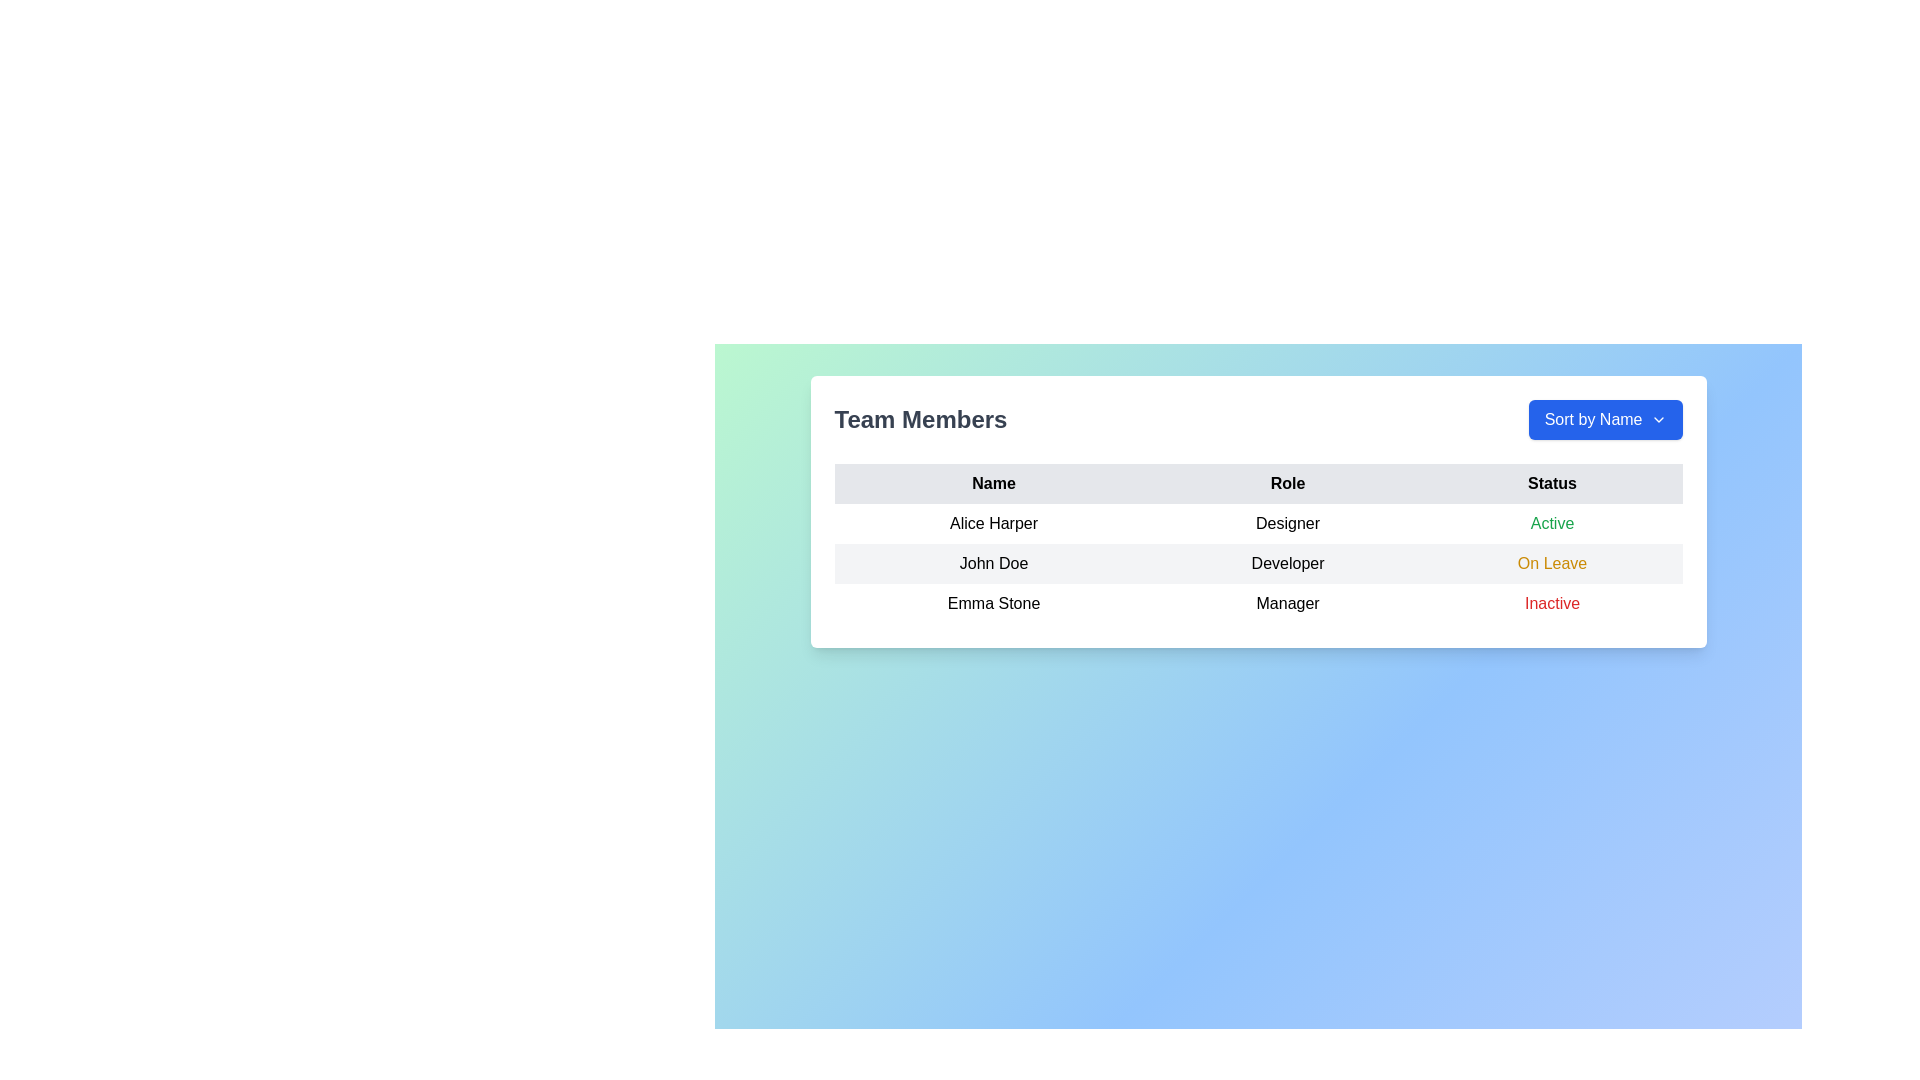 The image size is (1920, 1080). Describe the element at coordinates (1257, 603) in the screenshot. I see `name, role, and status information from the tabular row displaying details for 'Emma Stone', the 'Manager' with 'Inactive' status` at that location.